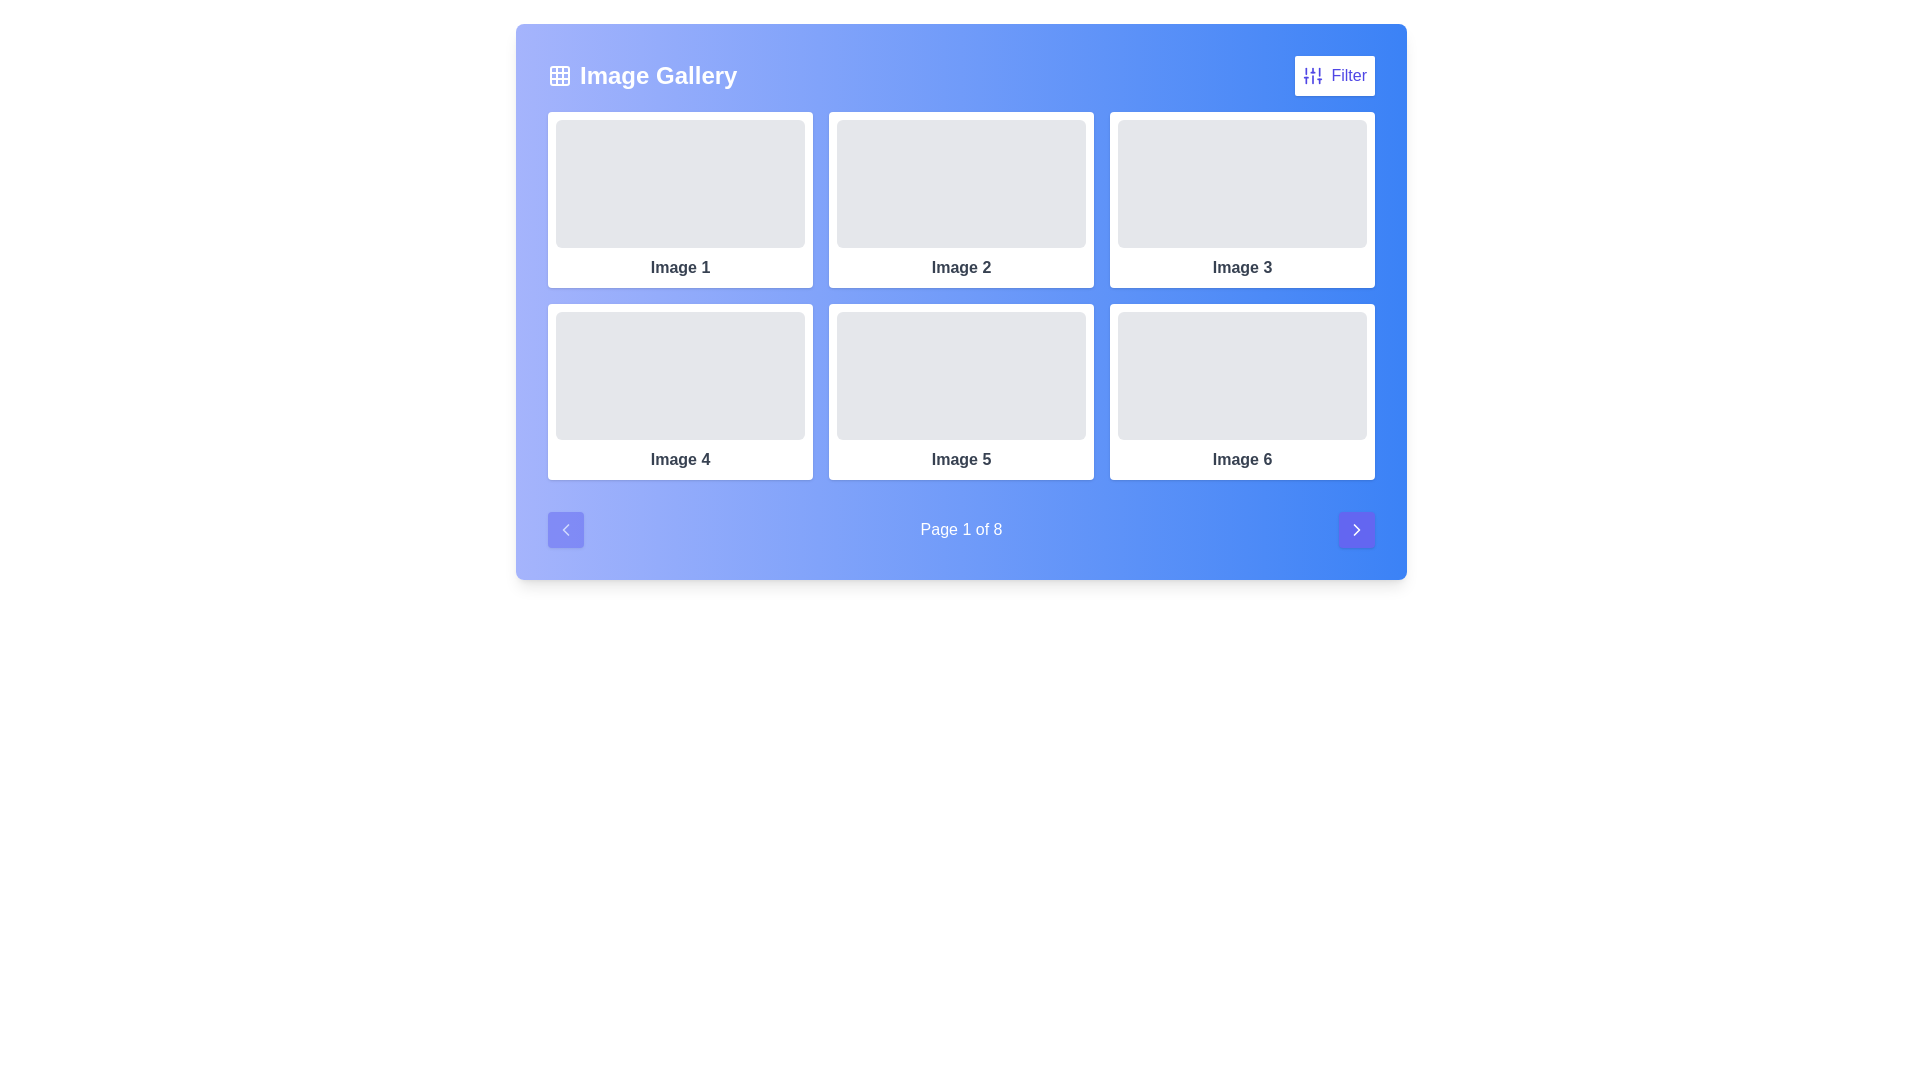  Describe the element at coordinates (1349, 75) in the screenshot. I see `the textual label 'Filter' located within the button on the upper right corner of the interface, adjacent to the filtration icon` at that location.